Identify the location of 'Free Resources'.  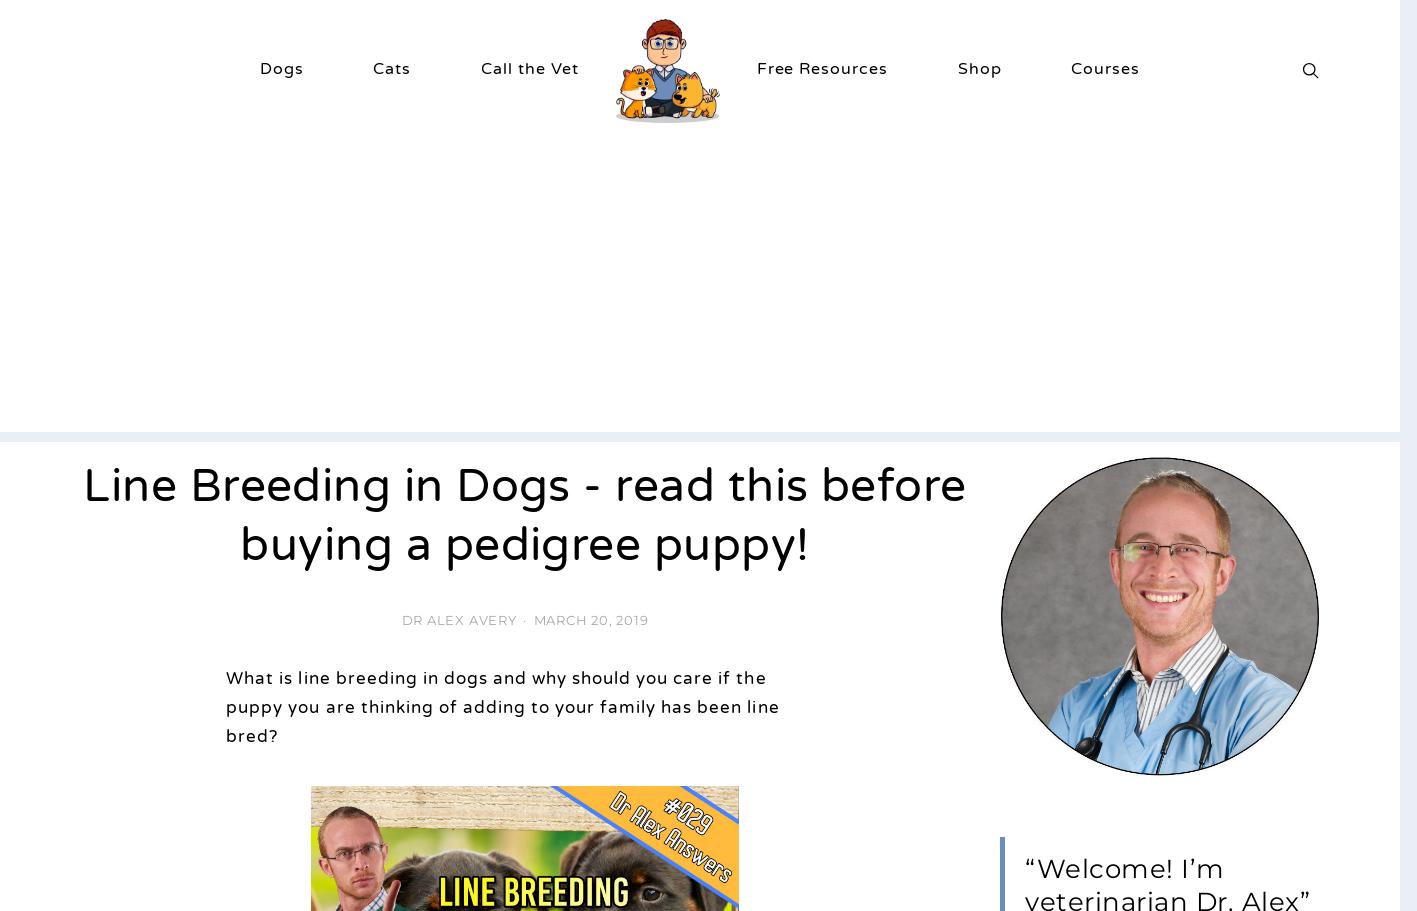
(822, 66).